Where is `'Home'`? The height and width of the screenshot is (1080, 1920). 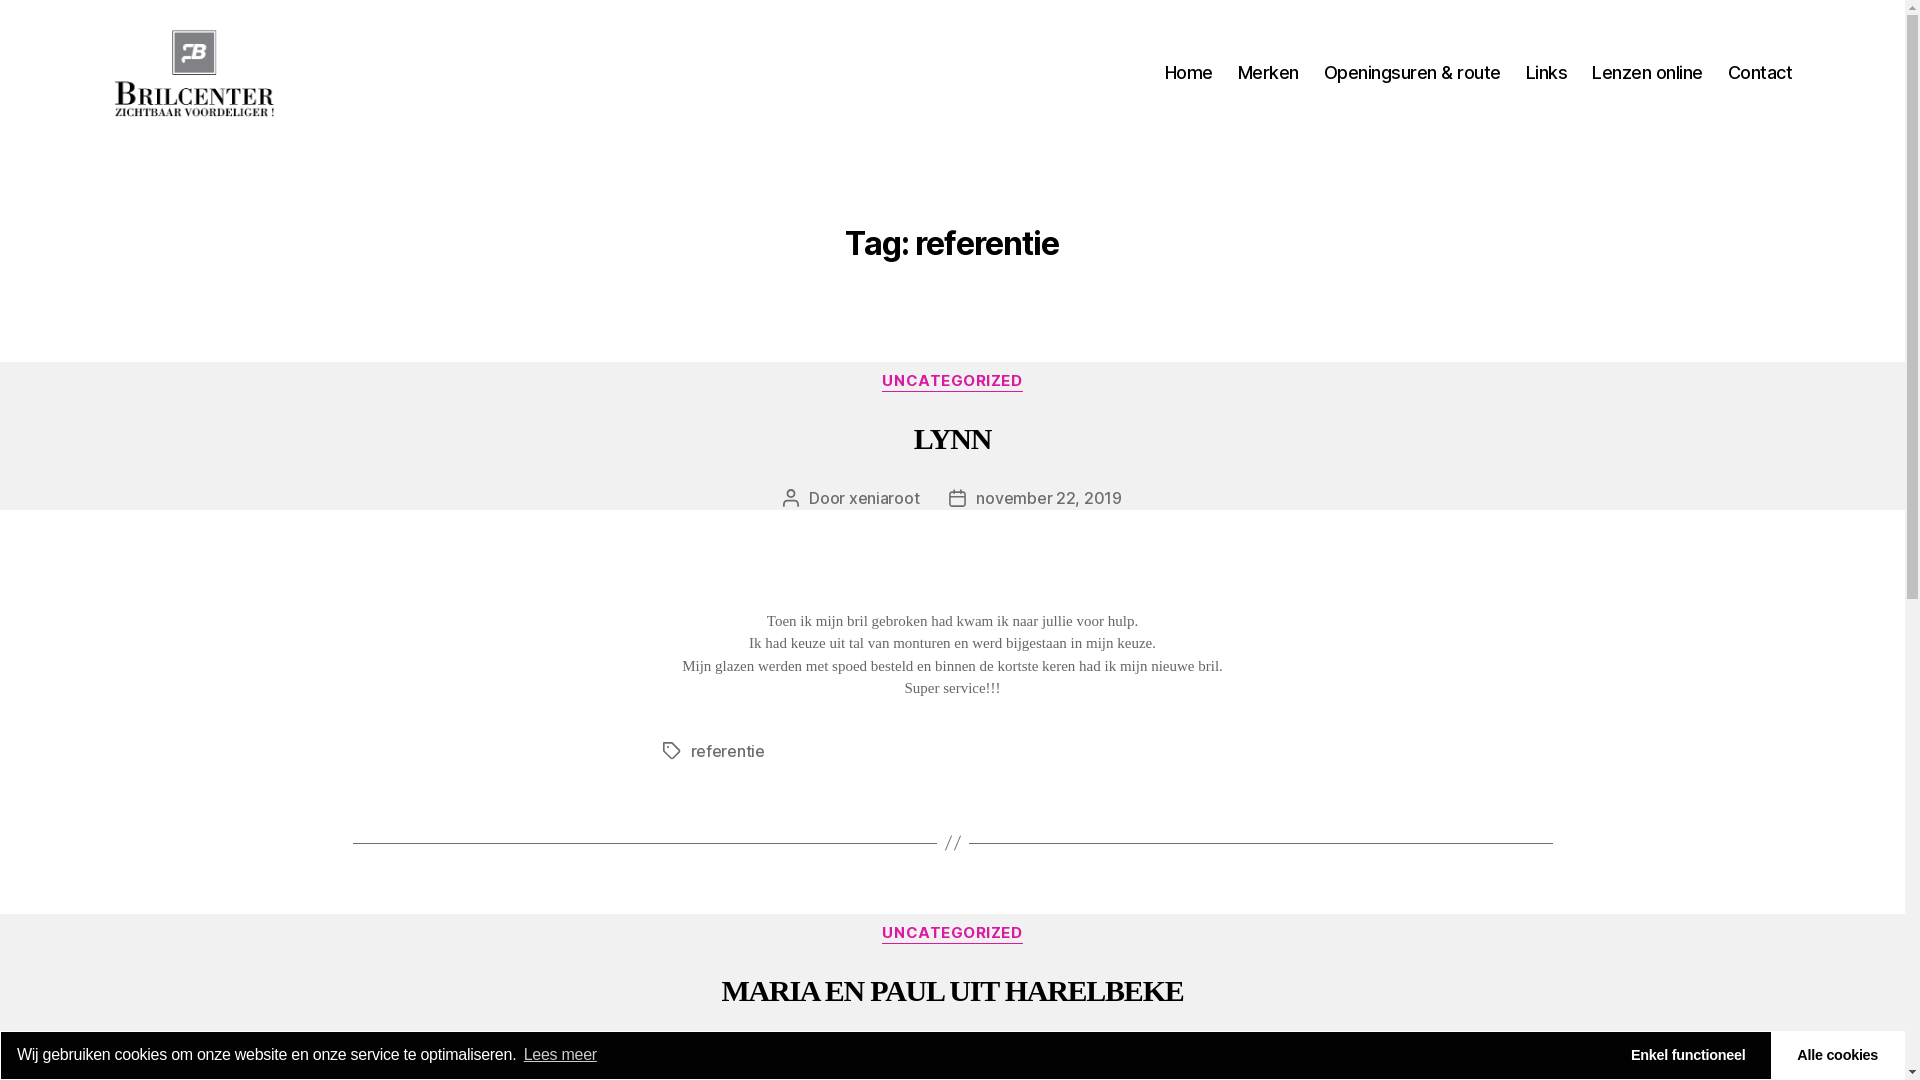 'Home' is located at coordinates (1189, 72).